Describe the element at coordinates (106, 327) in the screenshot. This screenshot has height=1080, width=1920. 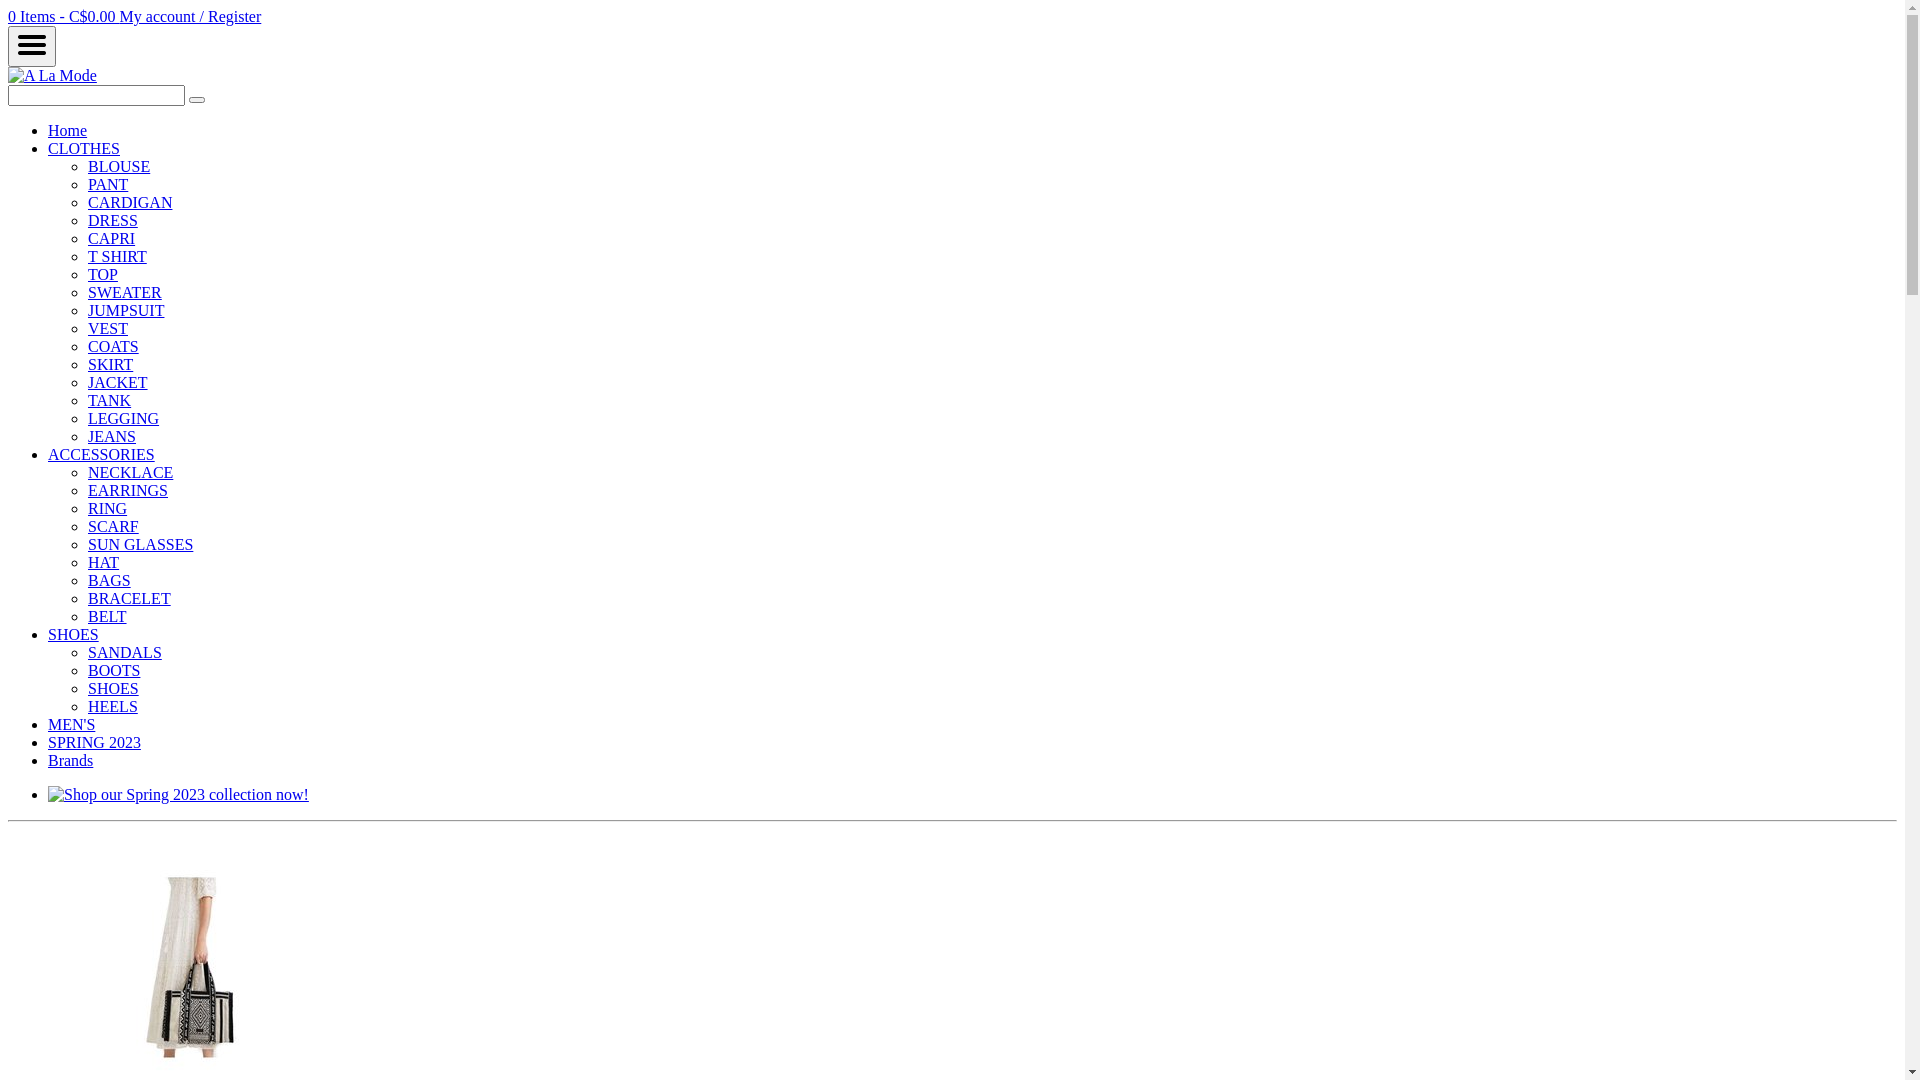
I see `'VEST'` at that location.